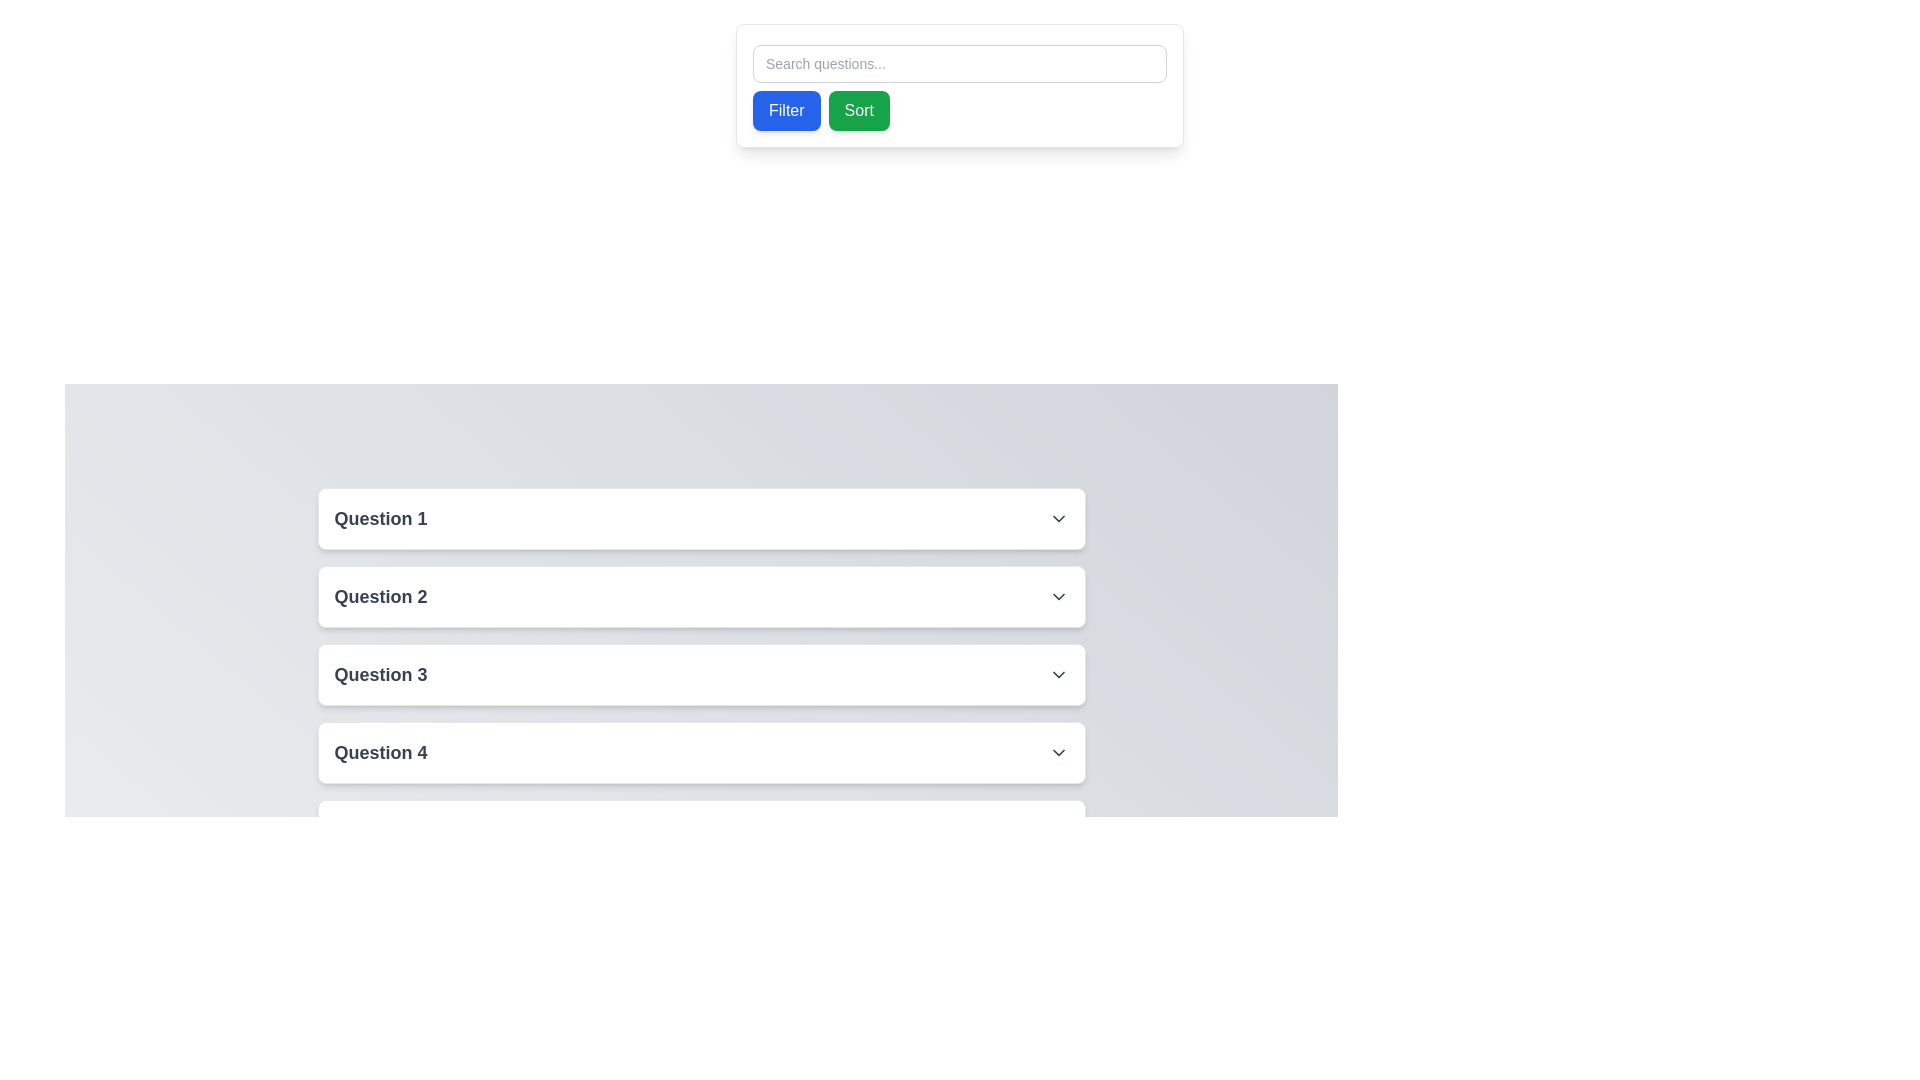 The image size is (1920, 1080). I want to click on the second text label in the list that serves as a title or description for a section, so click(380, 596).